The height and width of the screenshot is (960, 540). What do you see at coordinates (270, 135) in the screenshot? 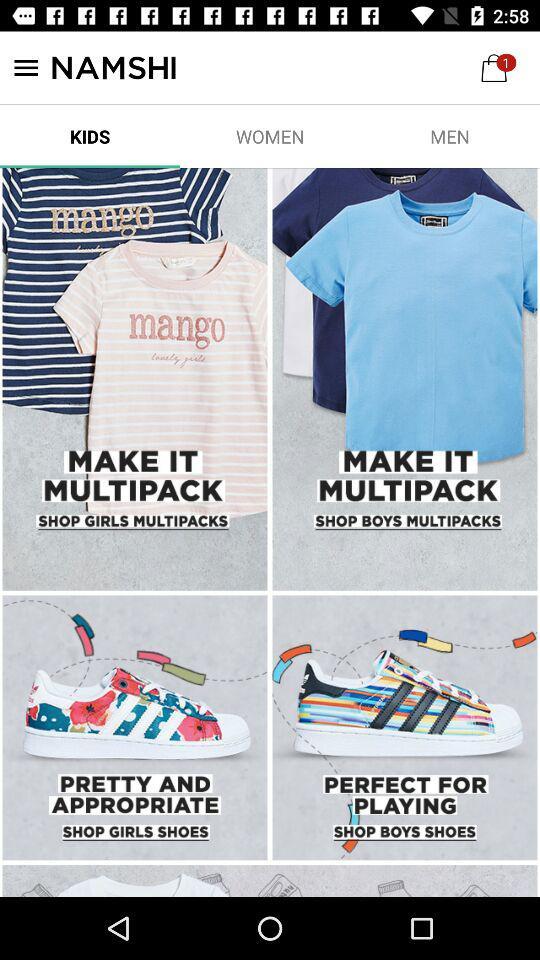
I see `the icon next to the kids icon` at bounding box center [270, 135].